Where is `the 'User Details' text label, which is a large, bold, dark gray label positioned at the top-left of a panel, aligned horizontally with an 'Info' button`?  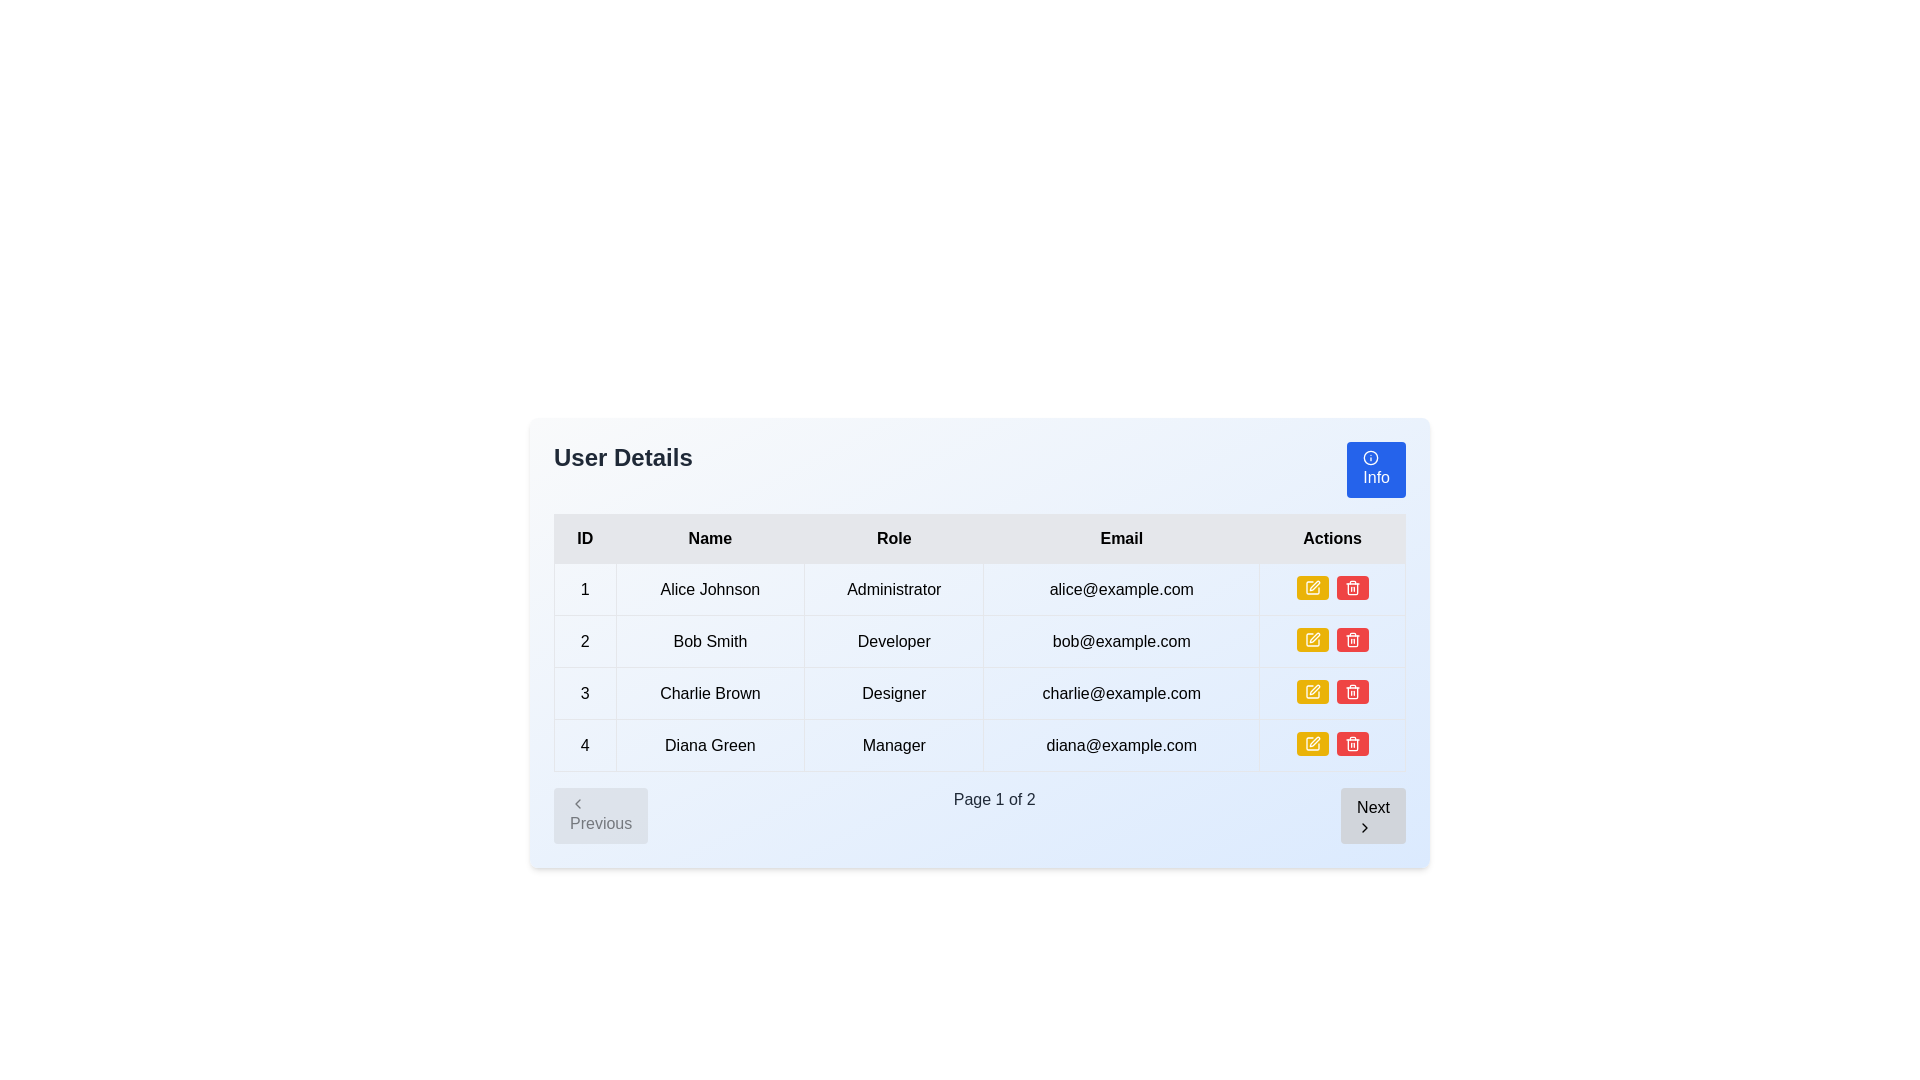 the 'User Details' text label, which is a large, bold, dark gray label positioned at the top-left of a panel, aligned horizontally with an 'Info' button is located at coordinates (622, 470).